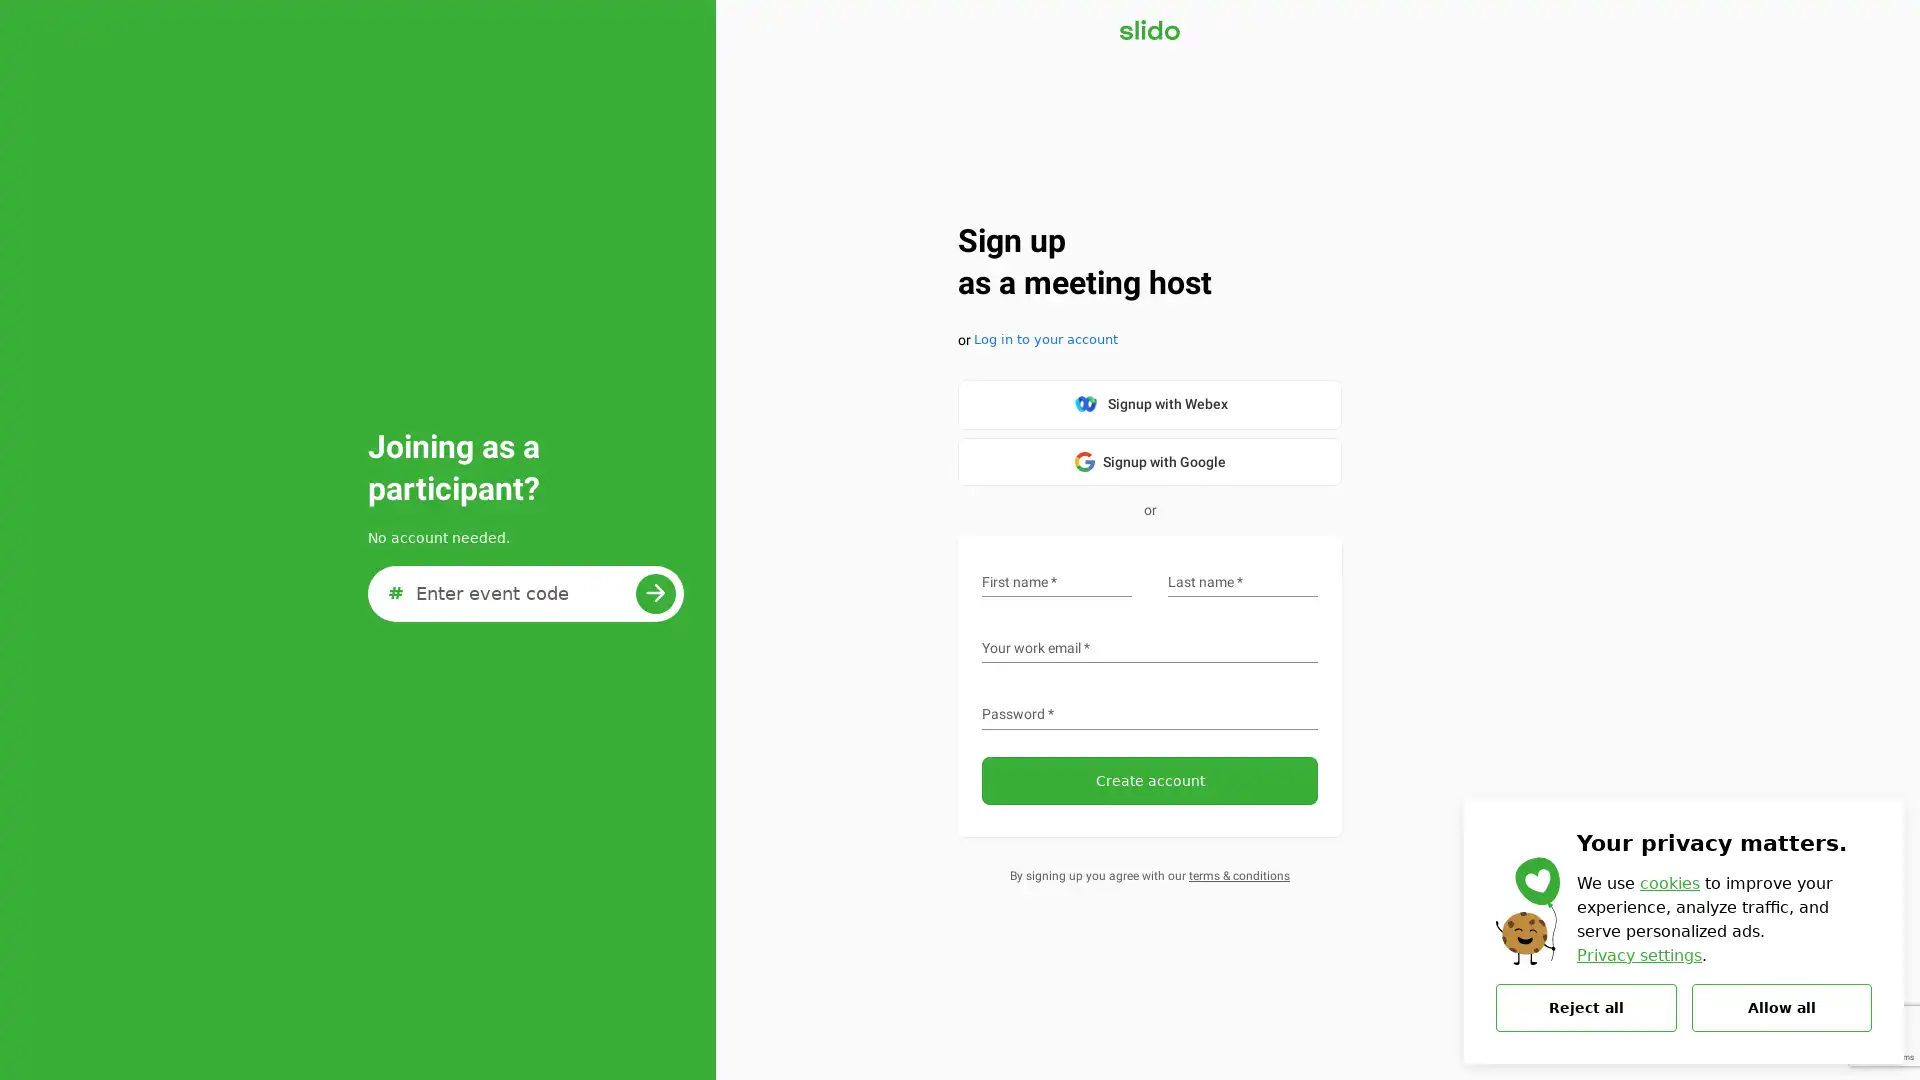 Image resolution: width=1920 pixels, height=1080 pixels. I want to click on Create account, so click(1150, 778).